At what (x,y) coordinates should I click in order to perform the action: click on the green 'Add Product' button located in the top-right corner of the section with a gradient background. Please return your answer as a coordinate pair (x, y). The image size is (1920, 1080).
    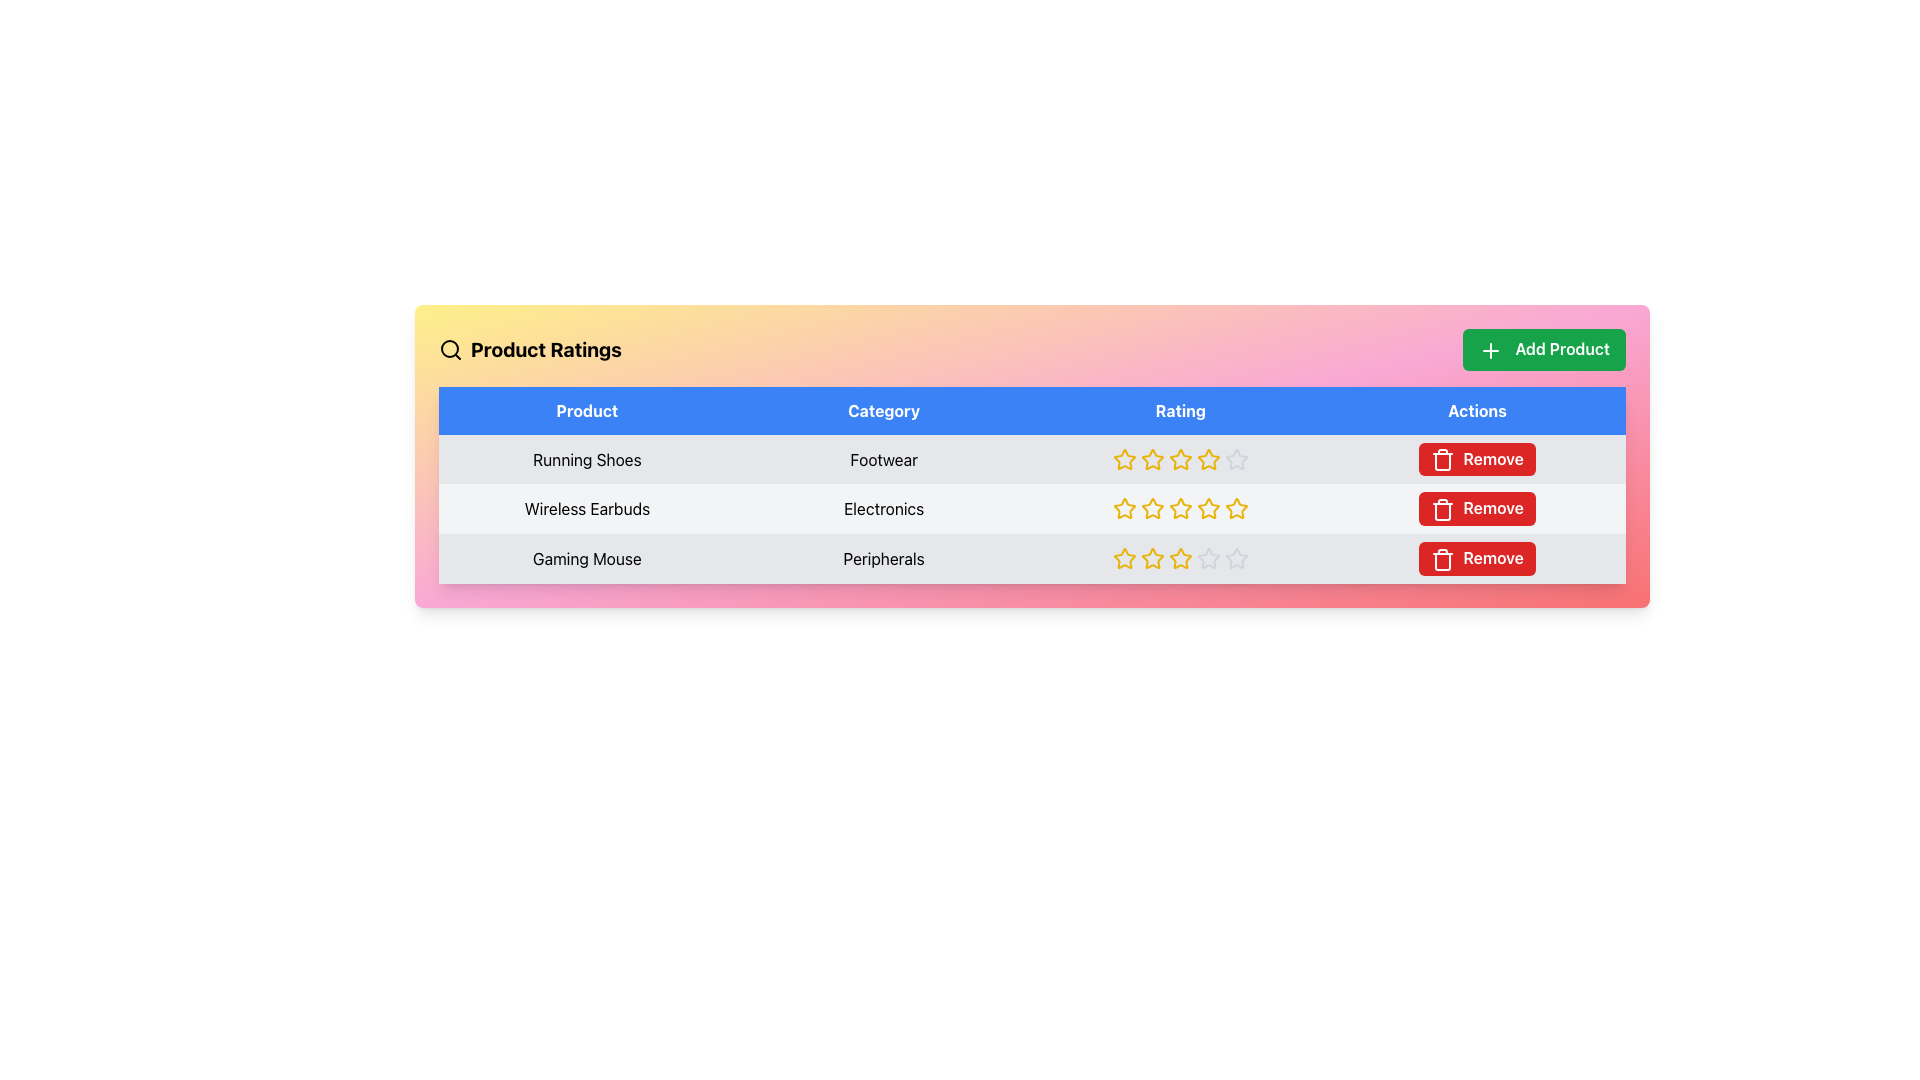
    Looking at the image, I should click on (1543, 348).